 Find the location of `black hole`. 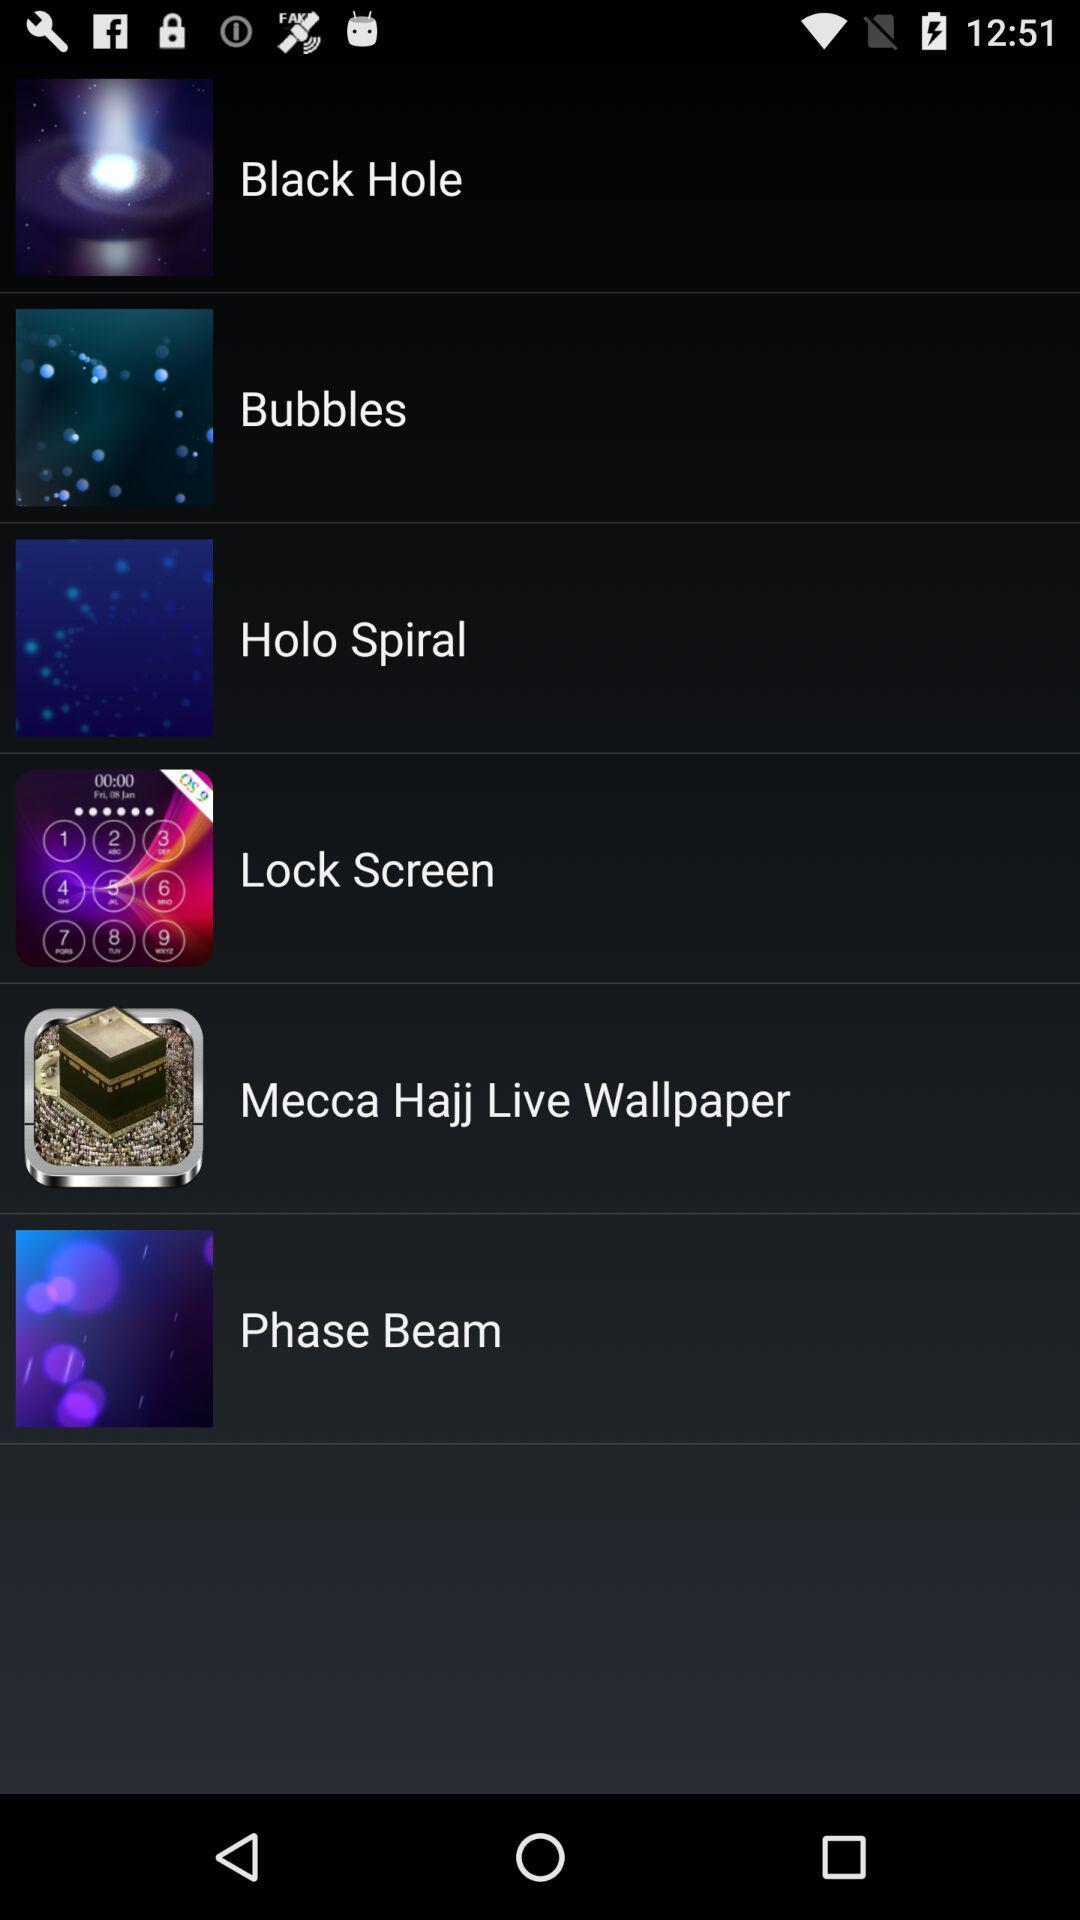

black hole is located at coordinates (350, 177).